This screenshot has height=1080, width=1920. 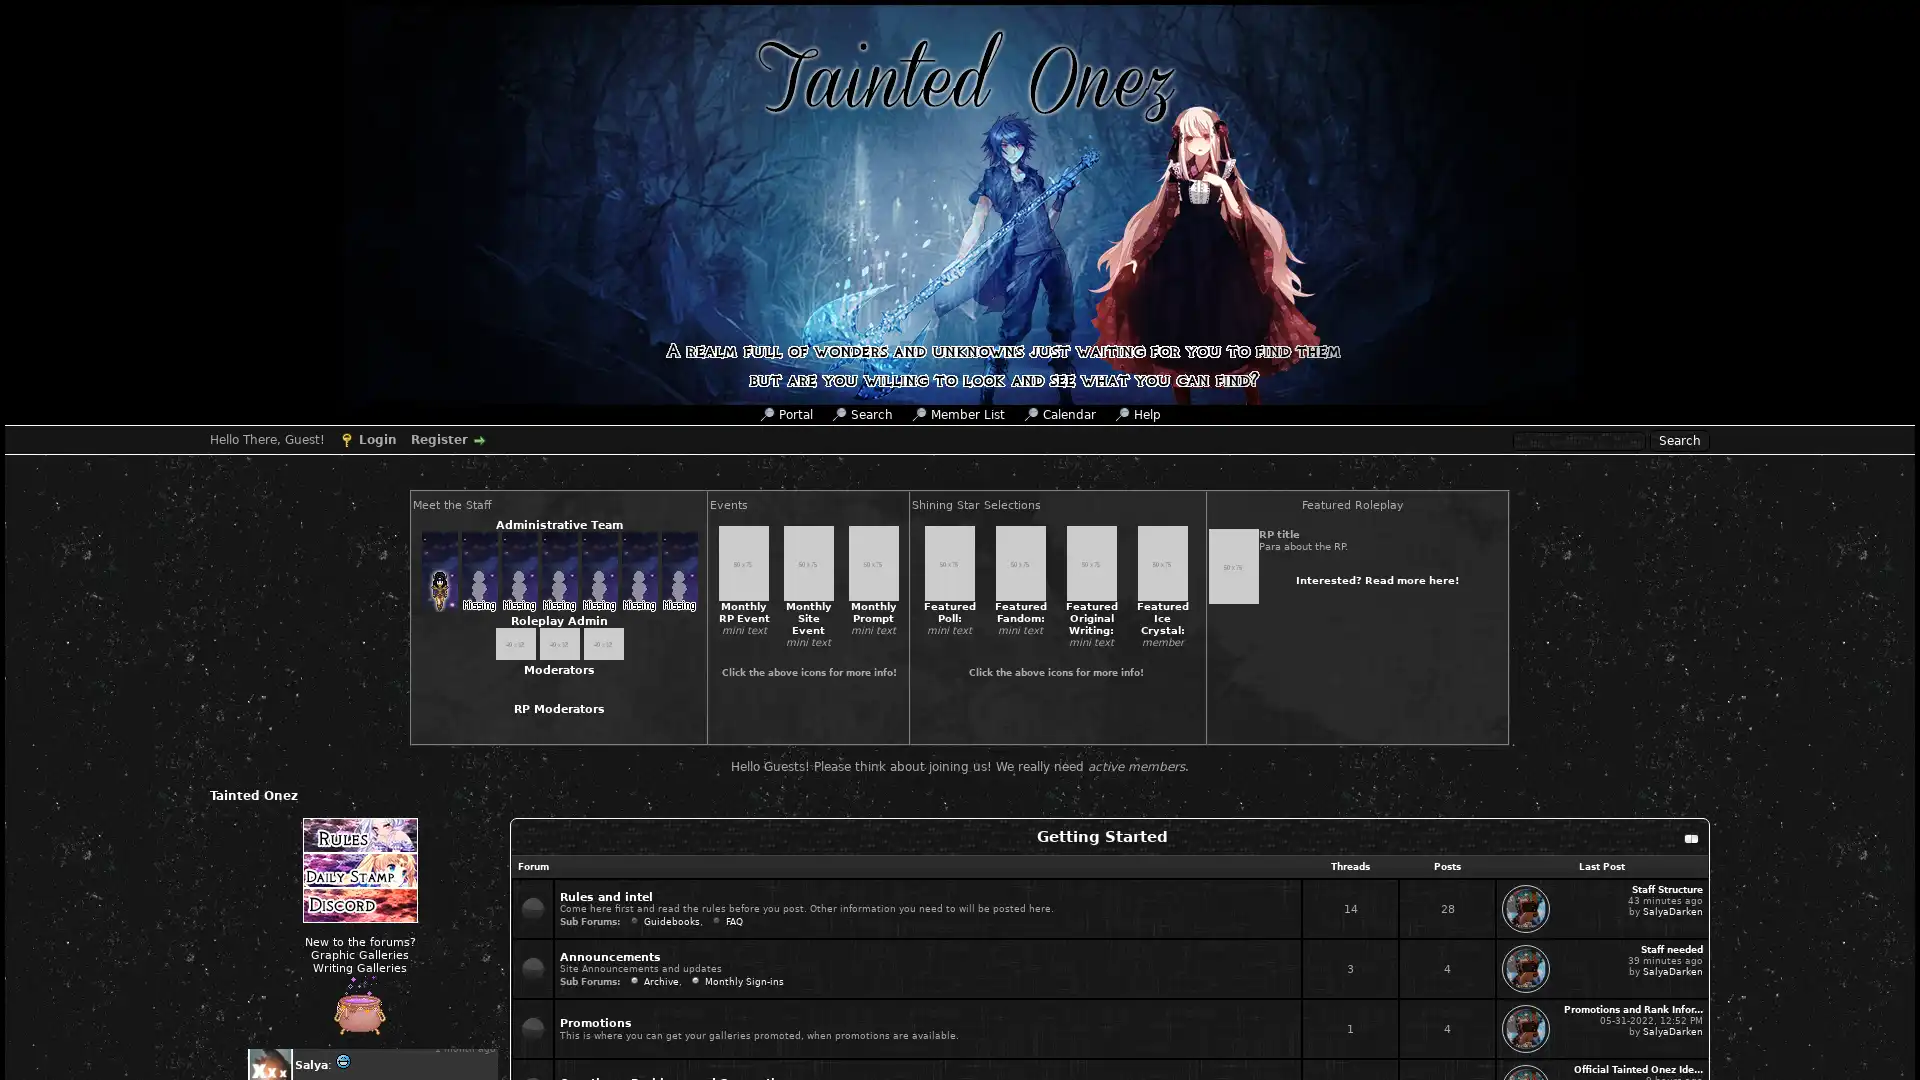 I want to click on Search, so click(x=1680, y=439).